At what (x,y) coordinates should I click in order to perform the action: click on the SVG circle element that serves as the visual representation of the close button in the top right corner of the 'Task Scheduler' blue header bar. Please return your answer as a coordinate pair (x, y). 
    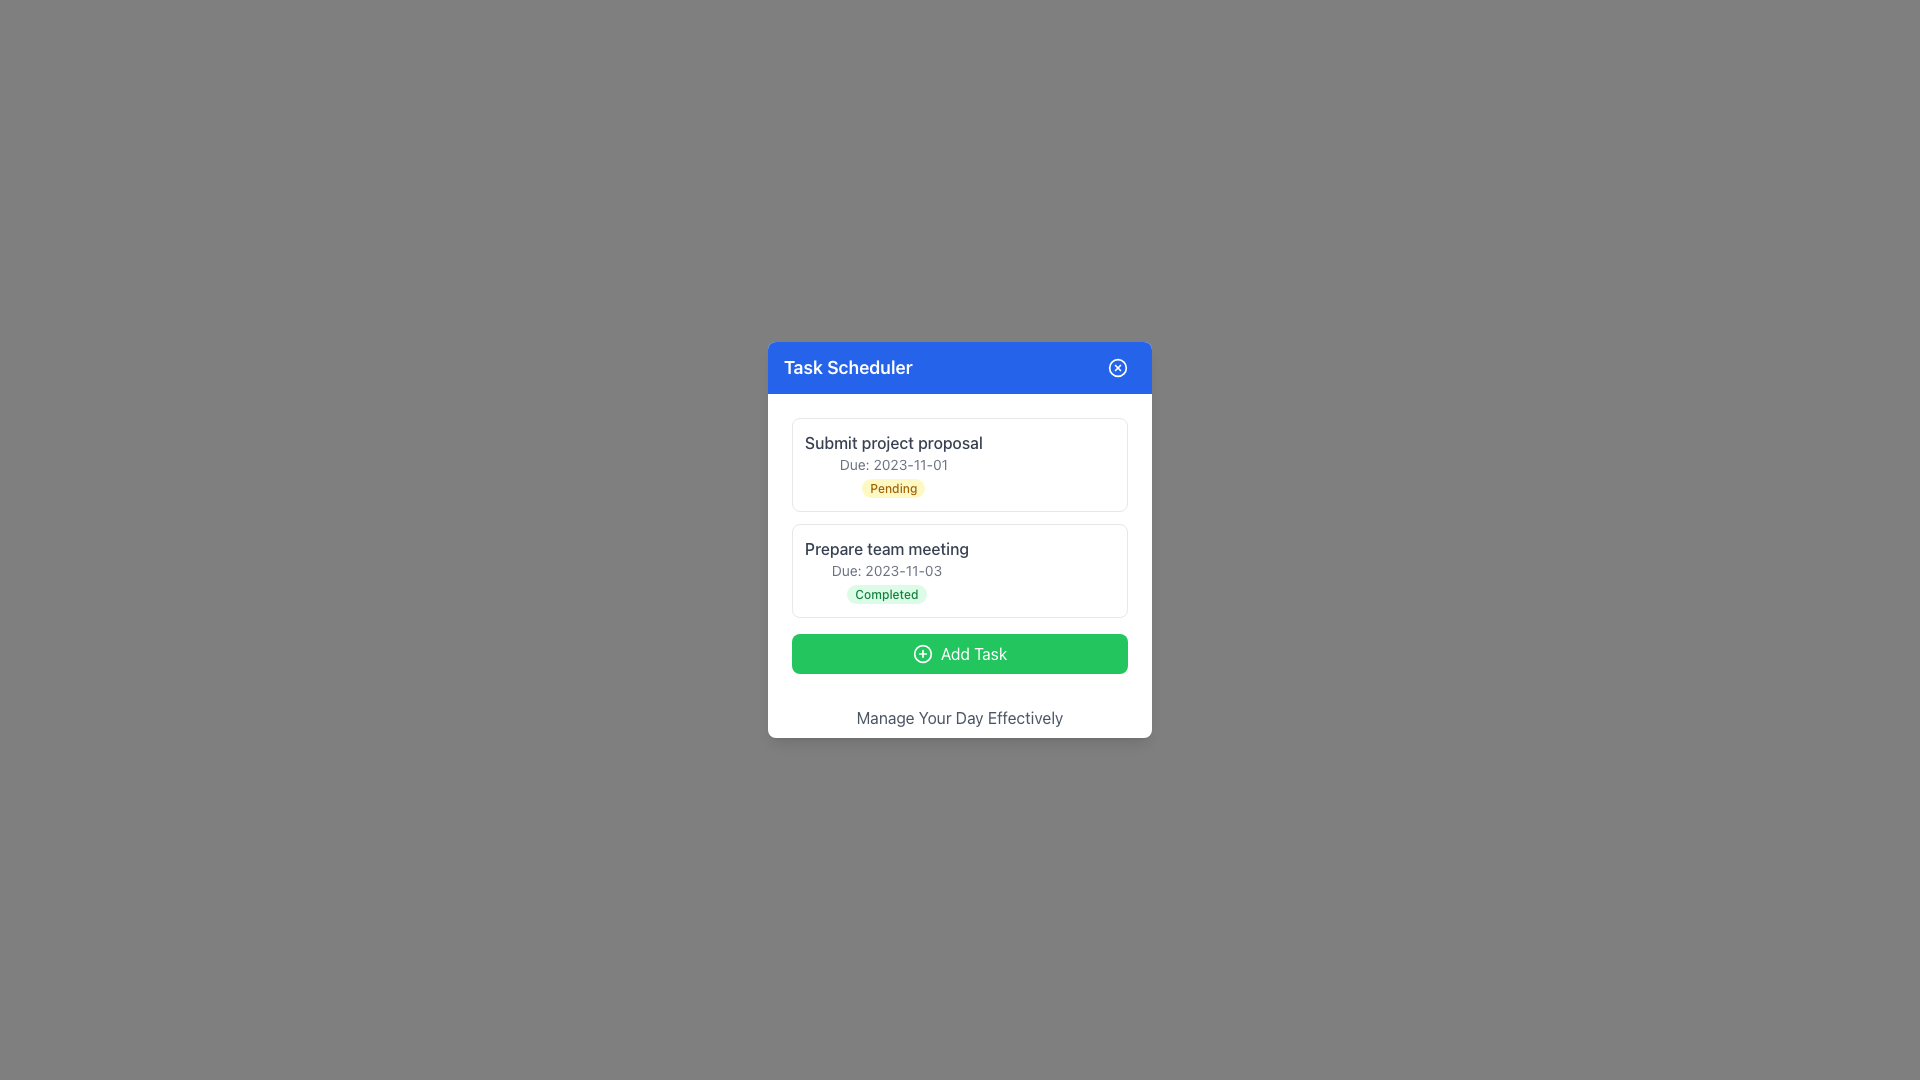
    Looking at the image, I should click on (1117, 367).